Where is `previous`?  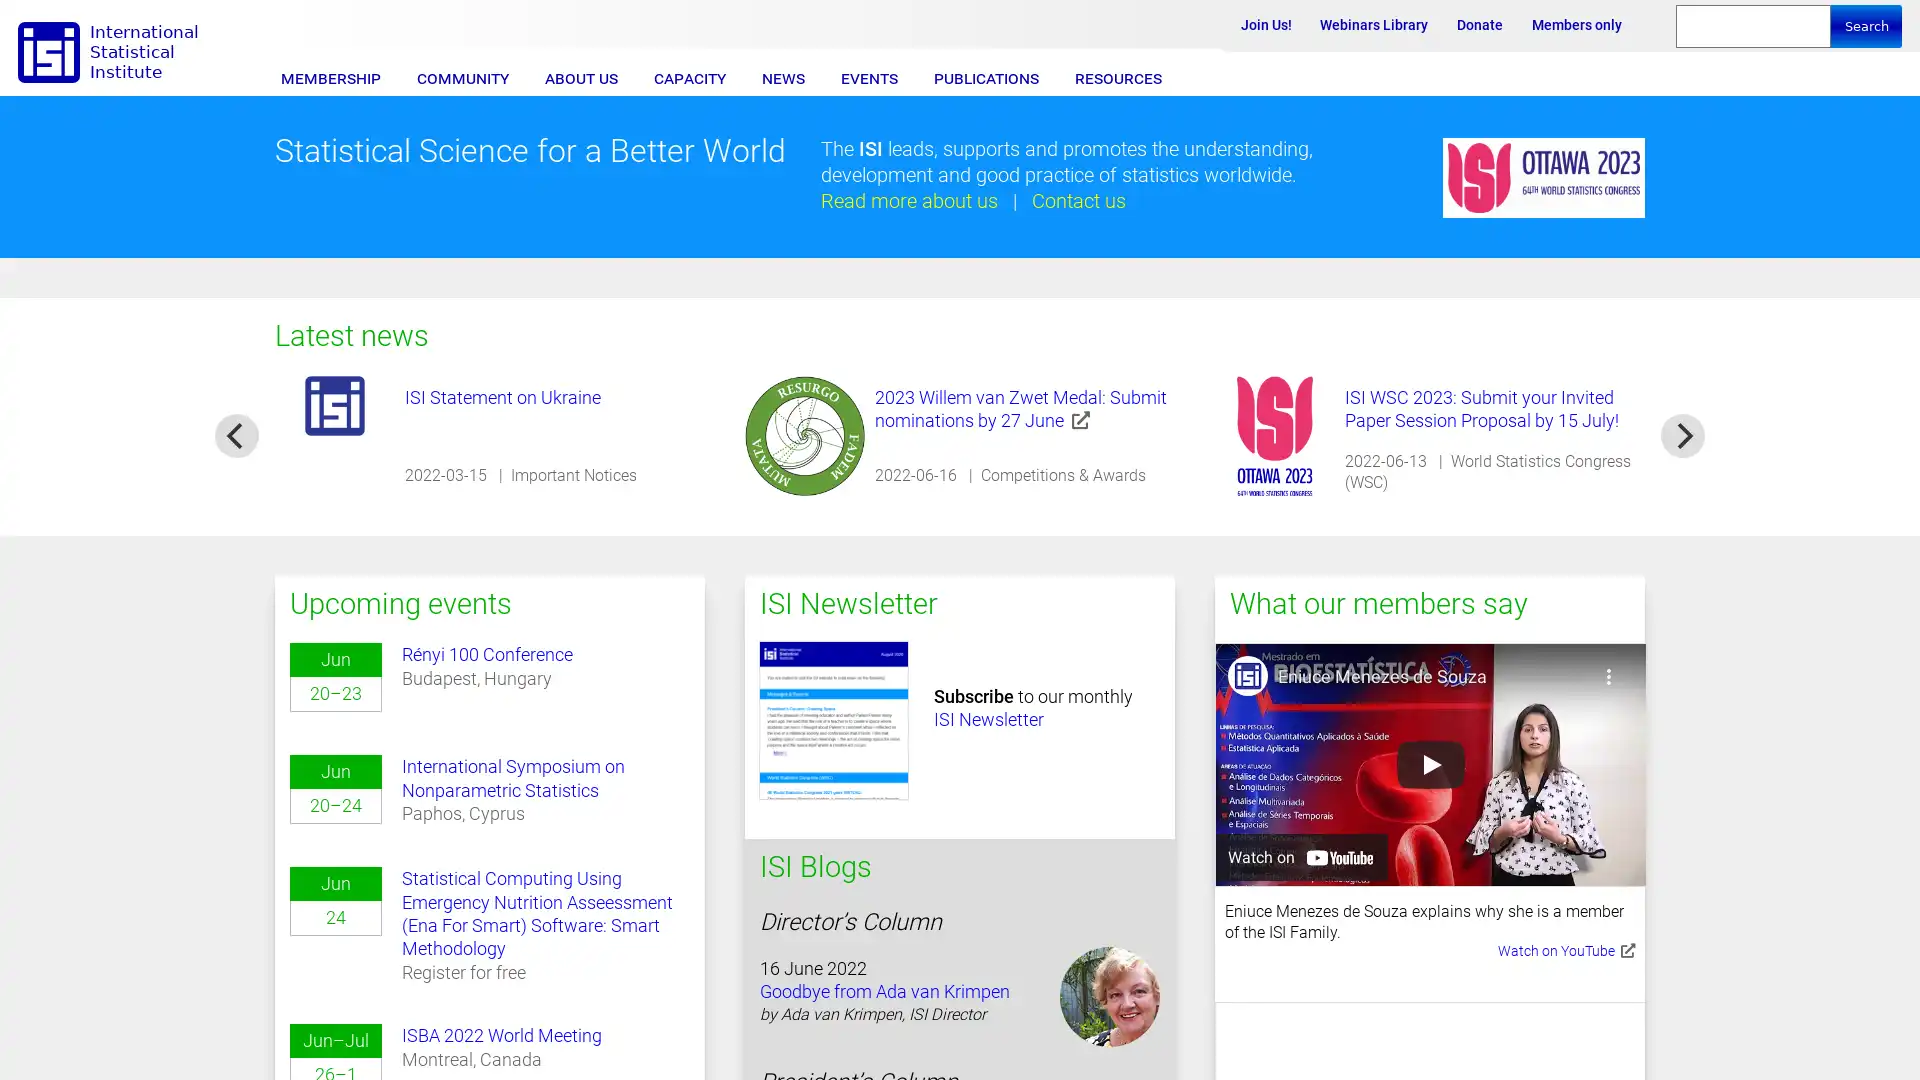
previous is located at coordinates (236, 434).